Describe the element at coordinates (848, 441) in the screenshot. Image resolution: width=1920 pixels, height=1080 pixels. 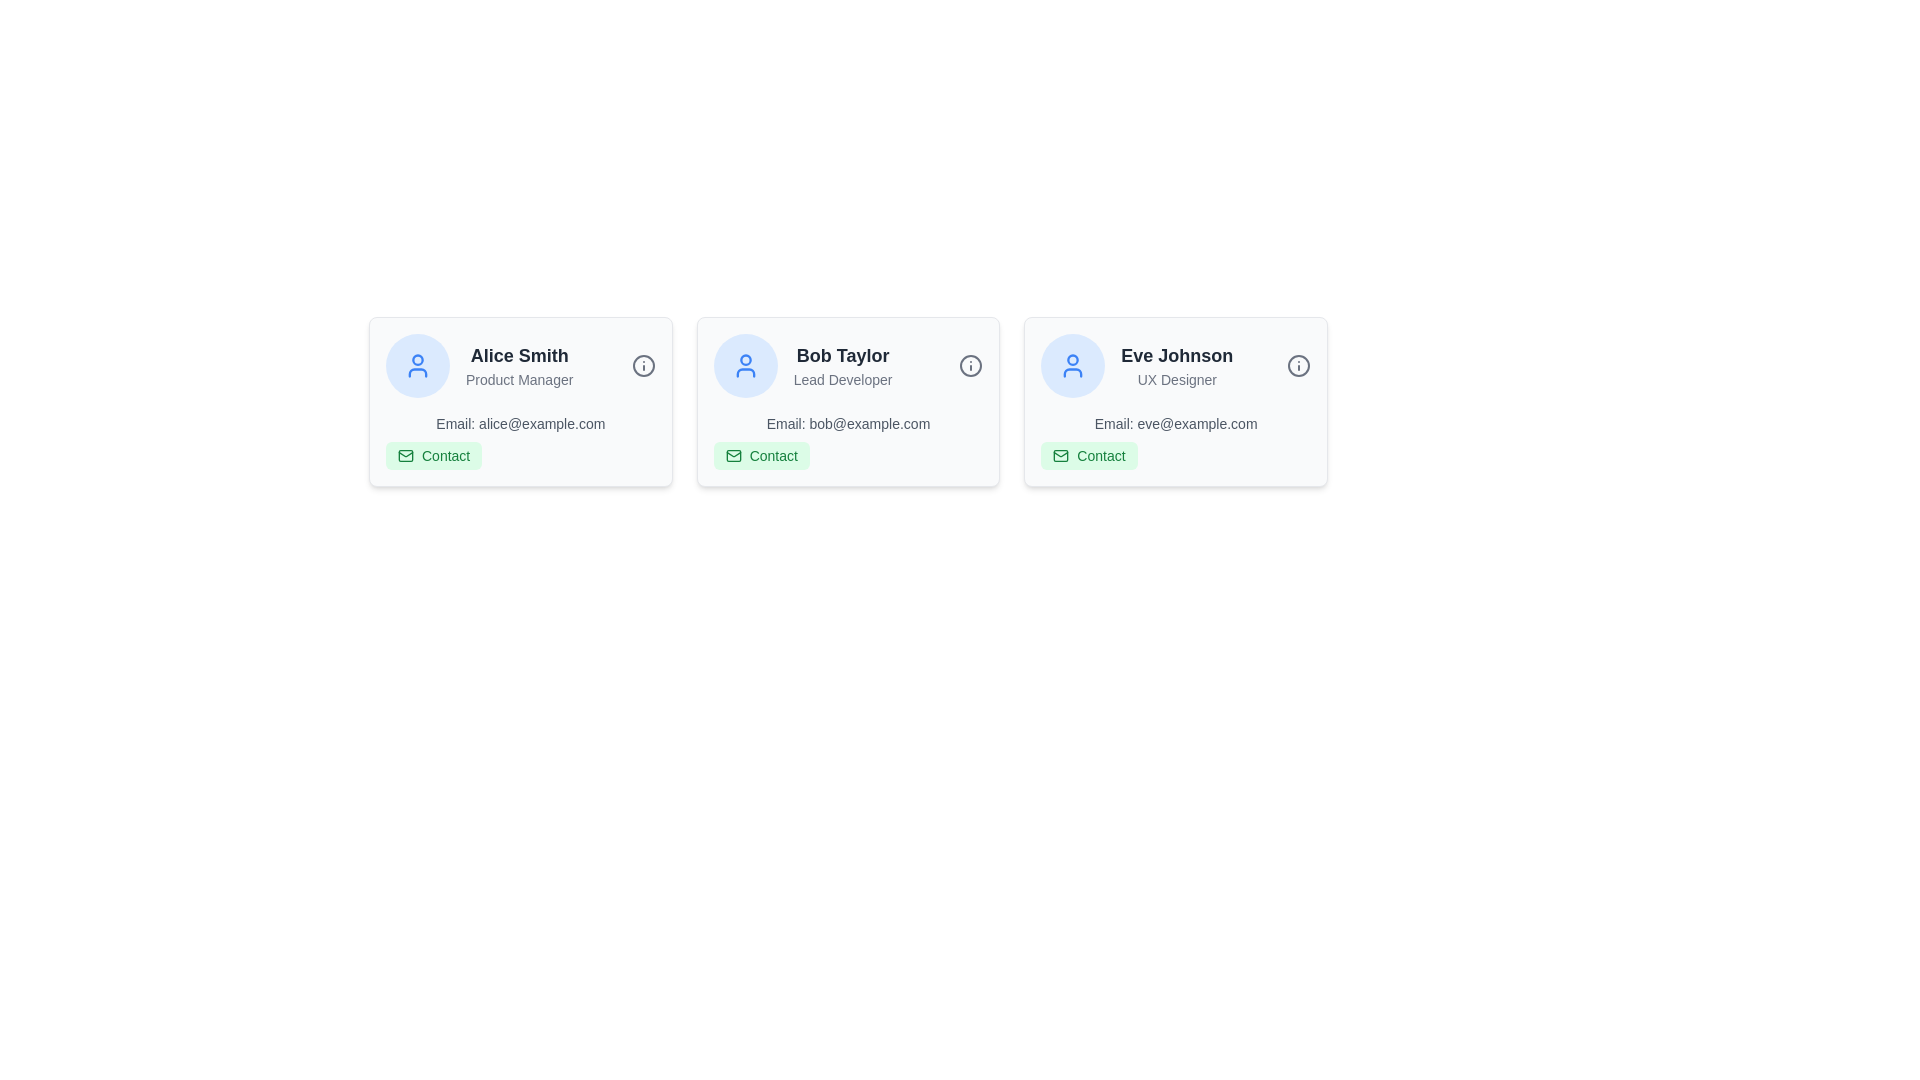
I see `the contact information element for 'Bob Taylor', Lead Developer` at that location.